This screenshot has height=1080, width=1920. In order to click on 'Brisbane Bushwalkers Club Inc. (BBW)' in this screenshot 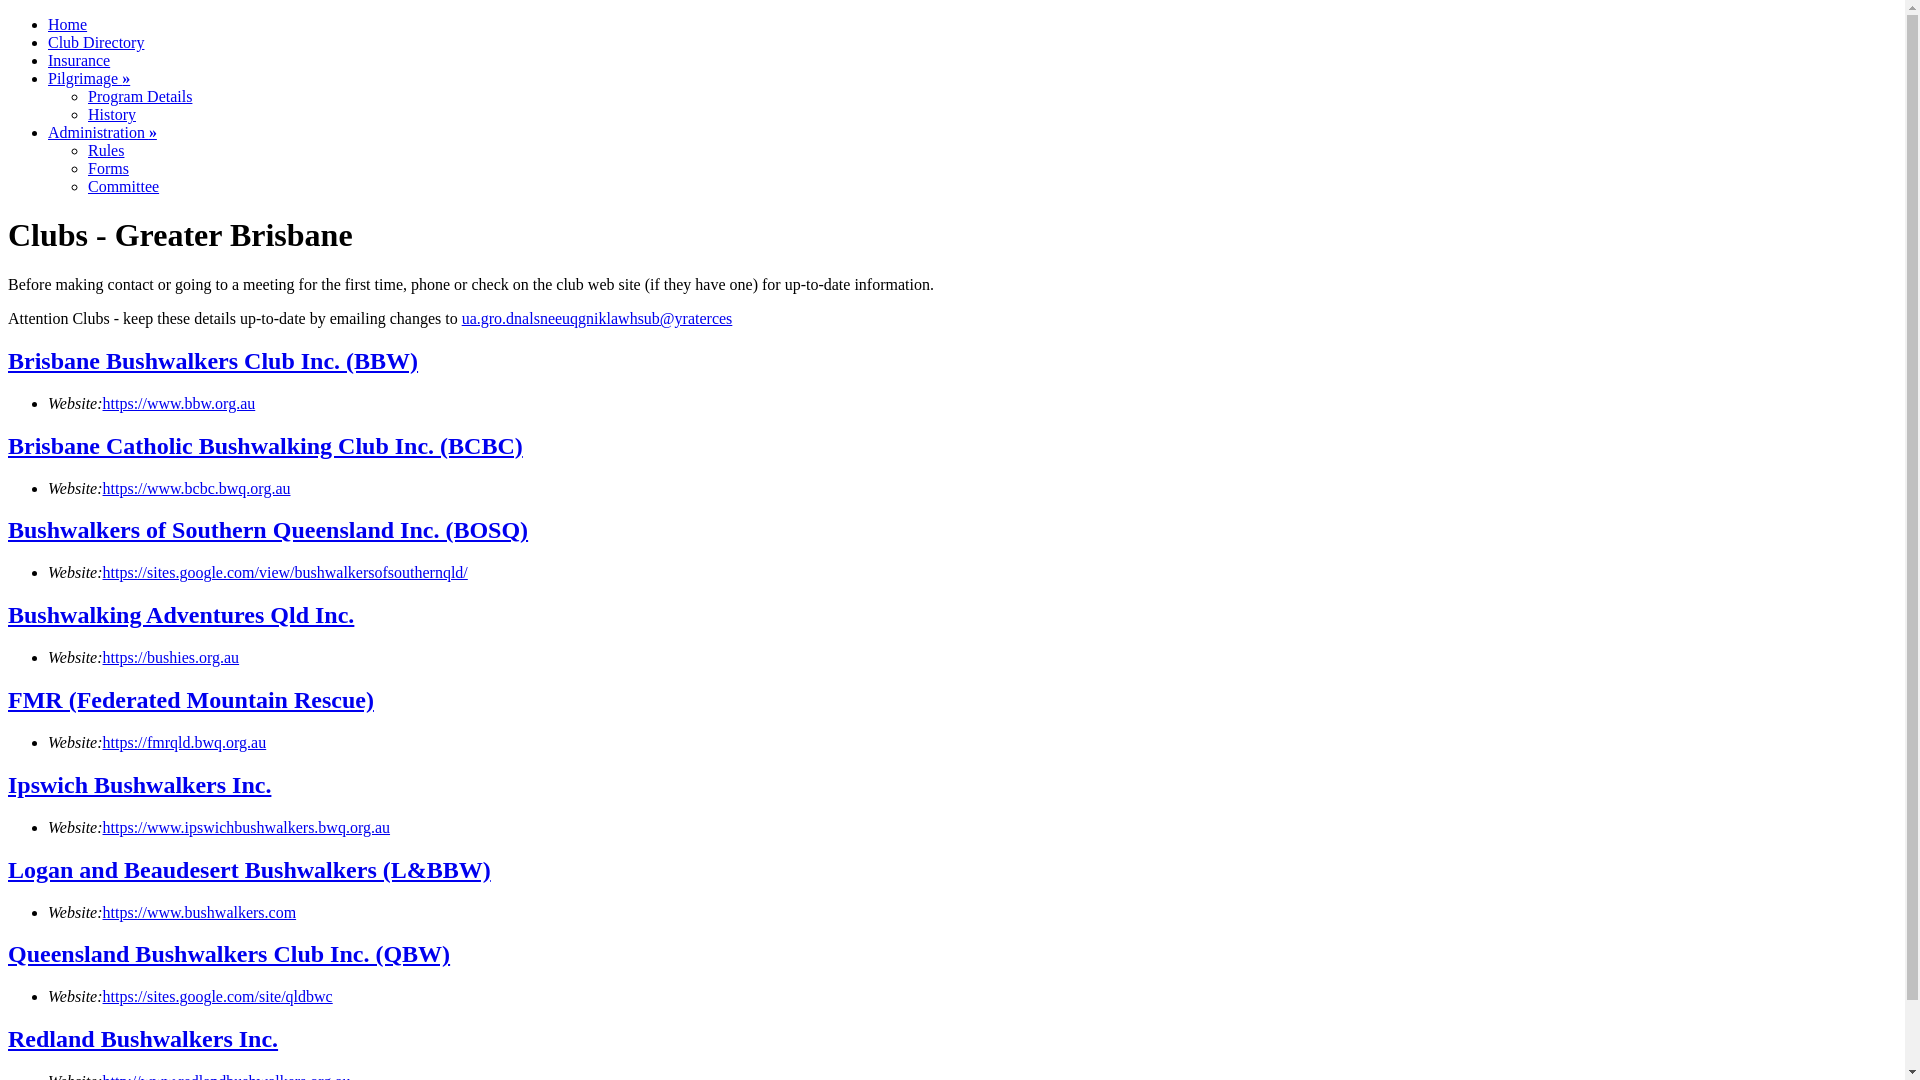, I will do `click(8, 361)`.